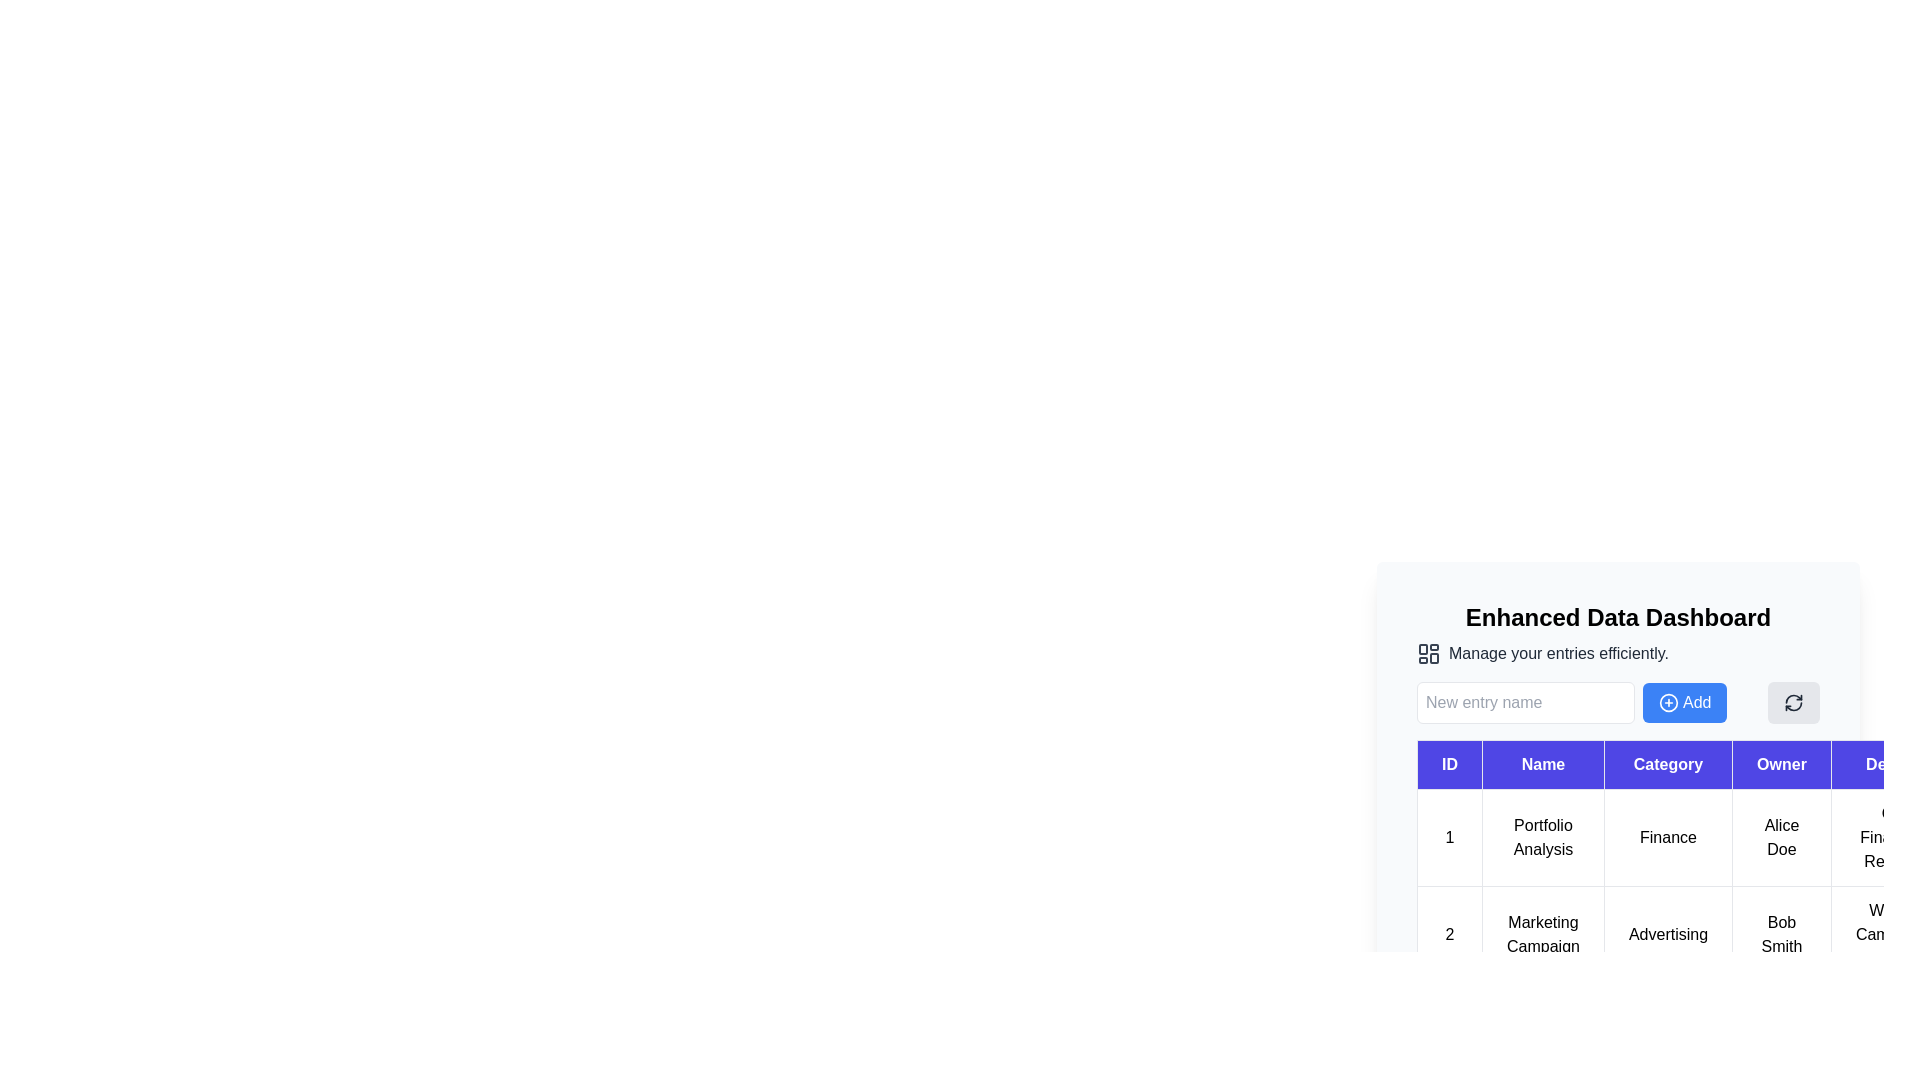 Image resolution: width=1920 pixels, height=1080 pixels. Describe the element at coordinates (1618, 654) in the screenshot. I see `text content of the label that displays 'Manage your entries efficiently.' which is accompanied by a dashboard icon located beneath the title 'Enhanced Data Dashboard'` at that location.